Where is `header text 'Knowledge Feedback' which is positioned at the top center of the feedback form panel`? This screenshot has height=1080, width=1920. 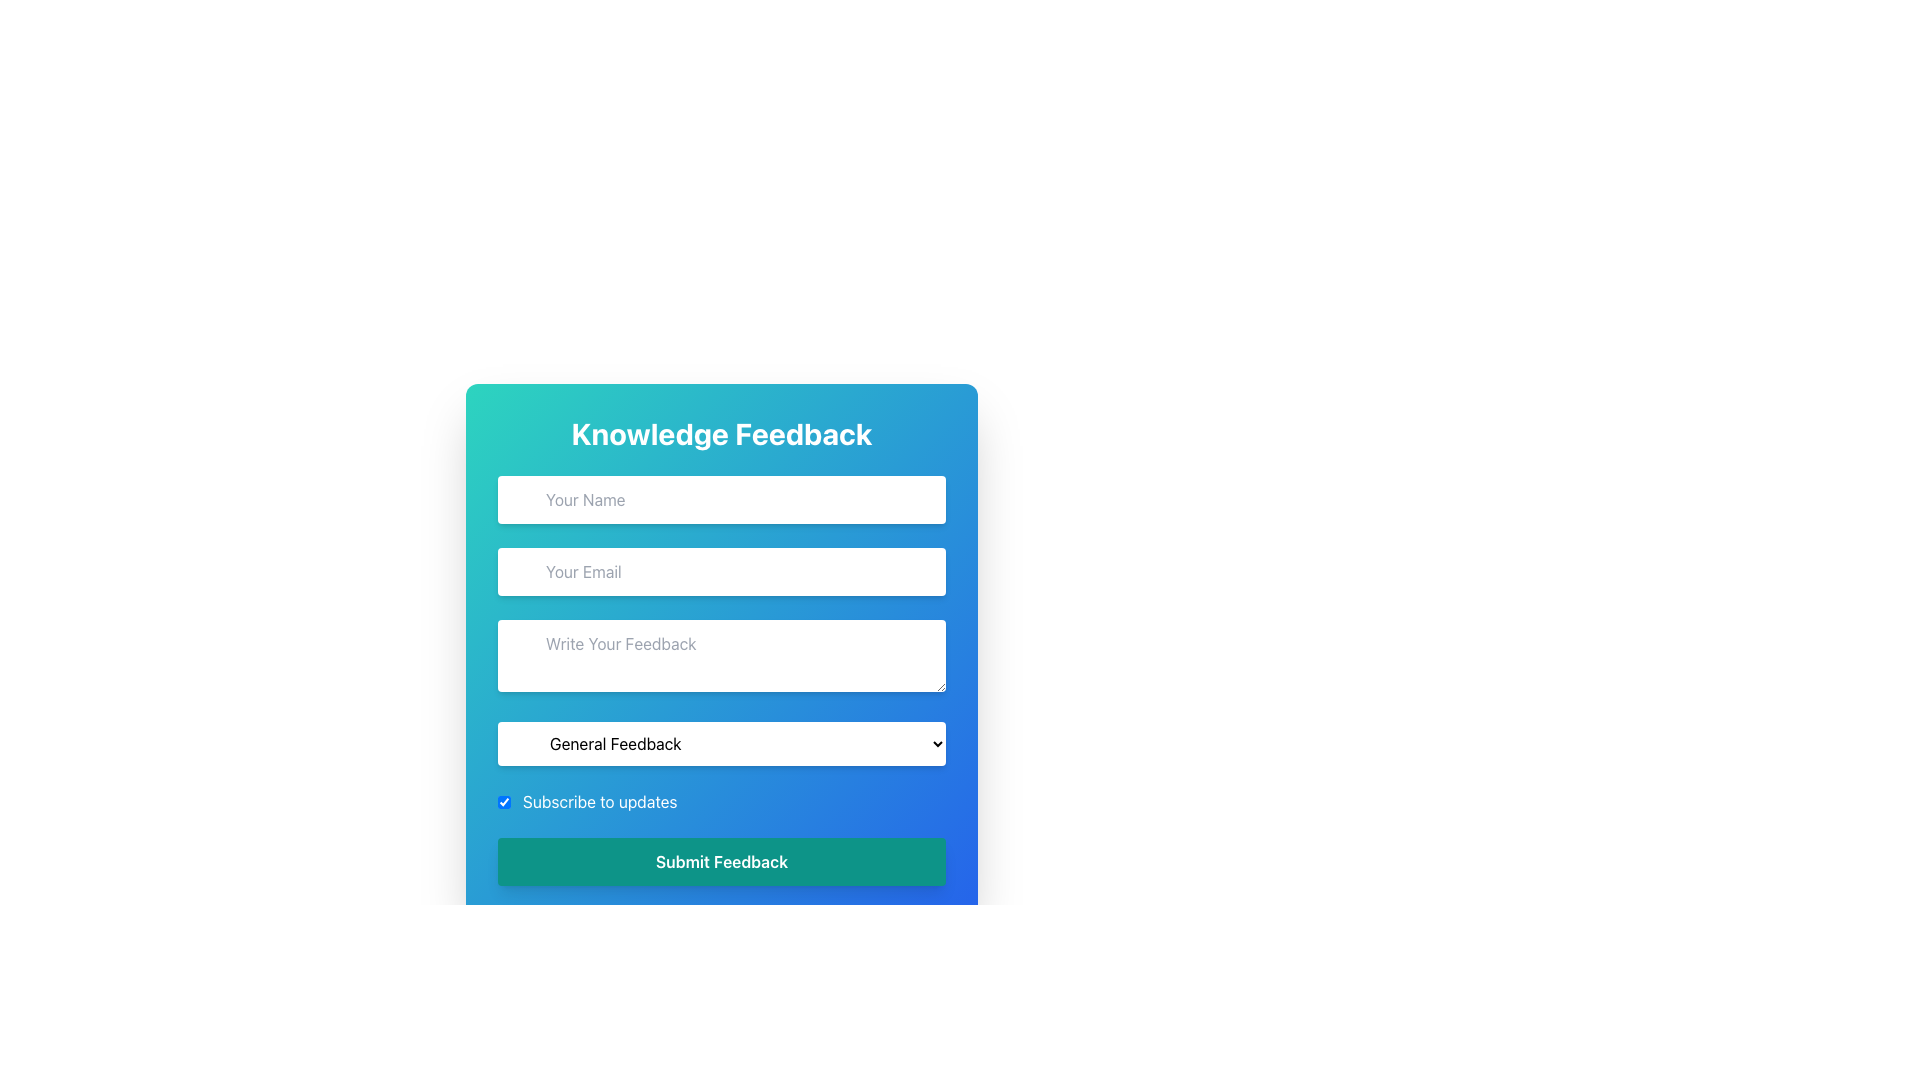
header text 'Knowledge Feedback' which is positioned at the top center of the feedback form panel is located at coordinates (720, 433).